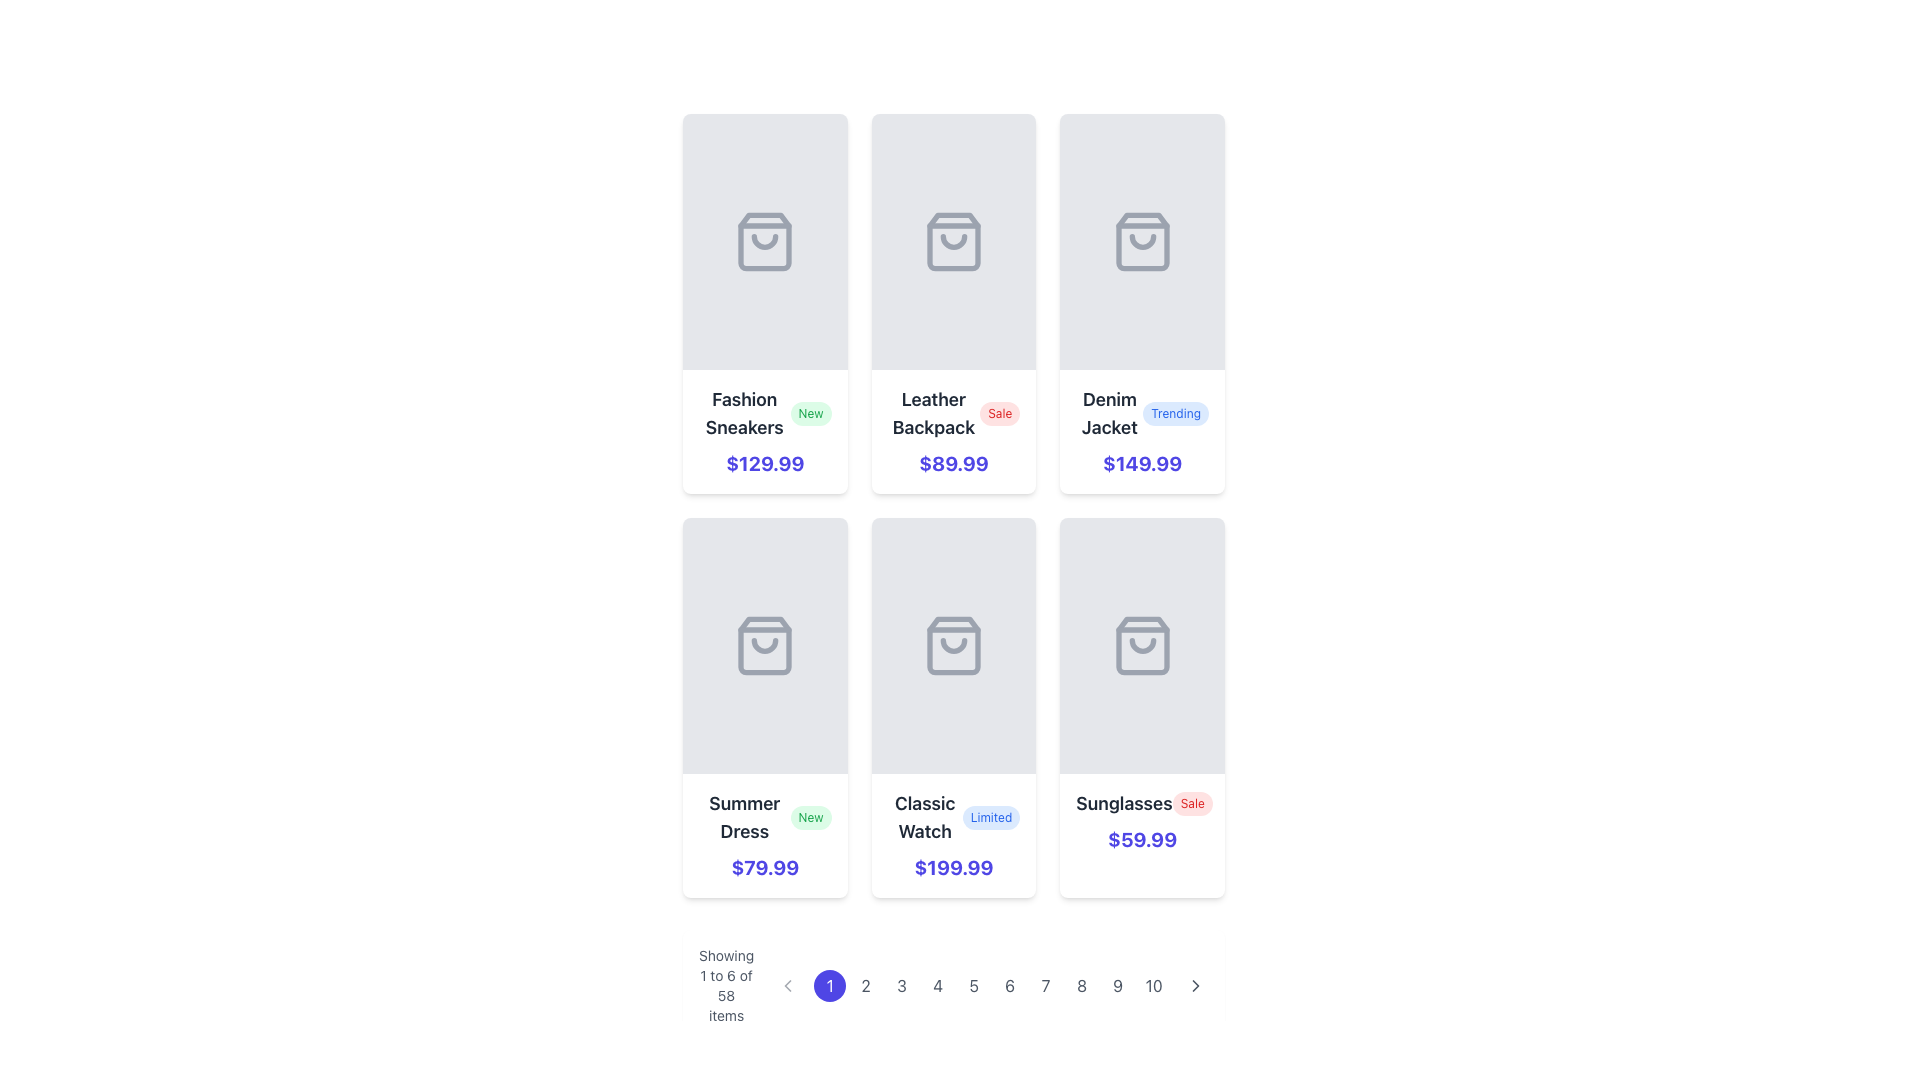 This screenshot has width=1920, height=1080. What do you see at coordinates (991, 817) in the screenshot?
I see `text of the rounded label with a light blue background and blue text that says 'Limited', located to the right of 'Classic Watch' in the grid layout` at bounding box center [991, 817].